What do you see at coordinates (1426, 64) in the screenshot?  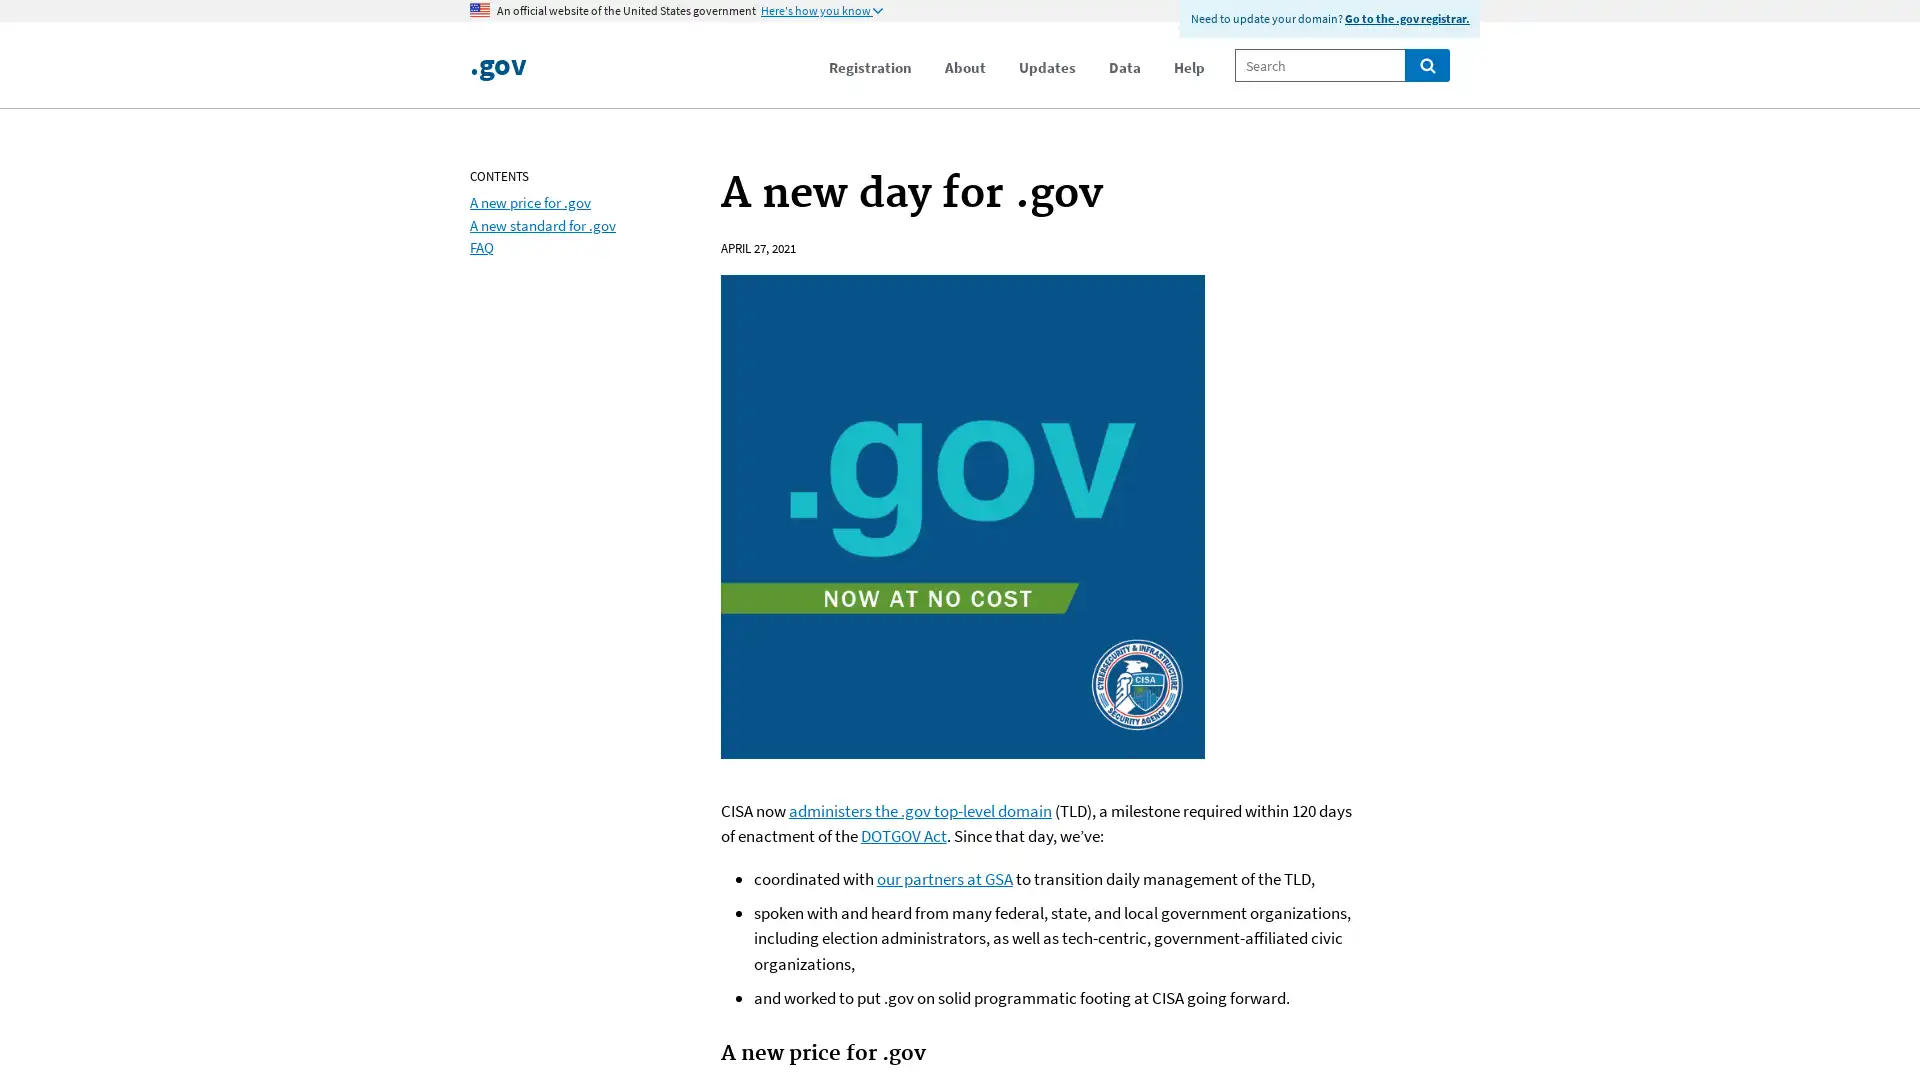 I see `Search` at bounding box center [1426, 64].